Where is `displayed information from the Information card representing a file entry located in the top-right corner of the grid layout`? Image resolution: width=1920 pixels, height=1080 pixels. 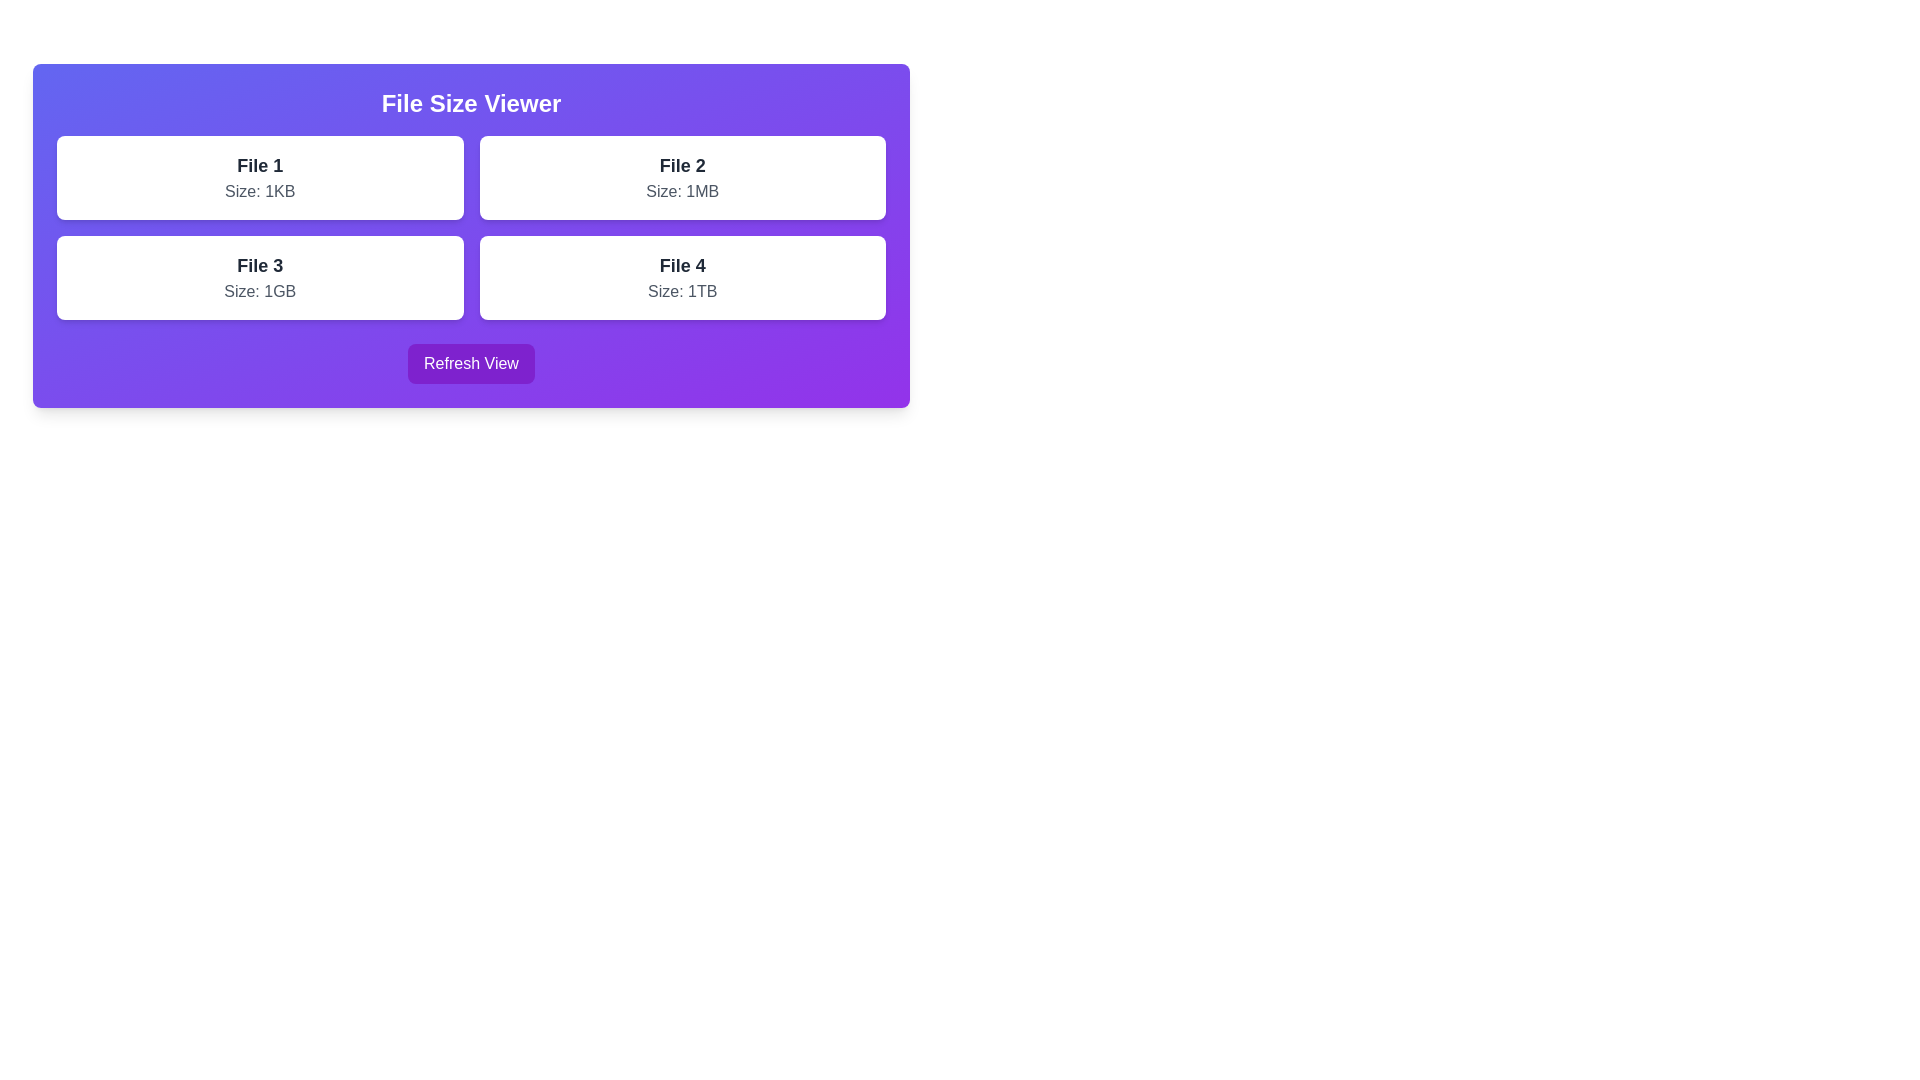
displayed information from the Information card representing a file entry located in the top-right corner of the grid layout is located at coordinates (682, 176).